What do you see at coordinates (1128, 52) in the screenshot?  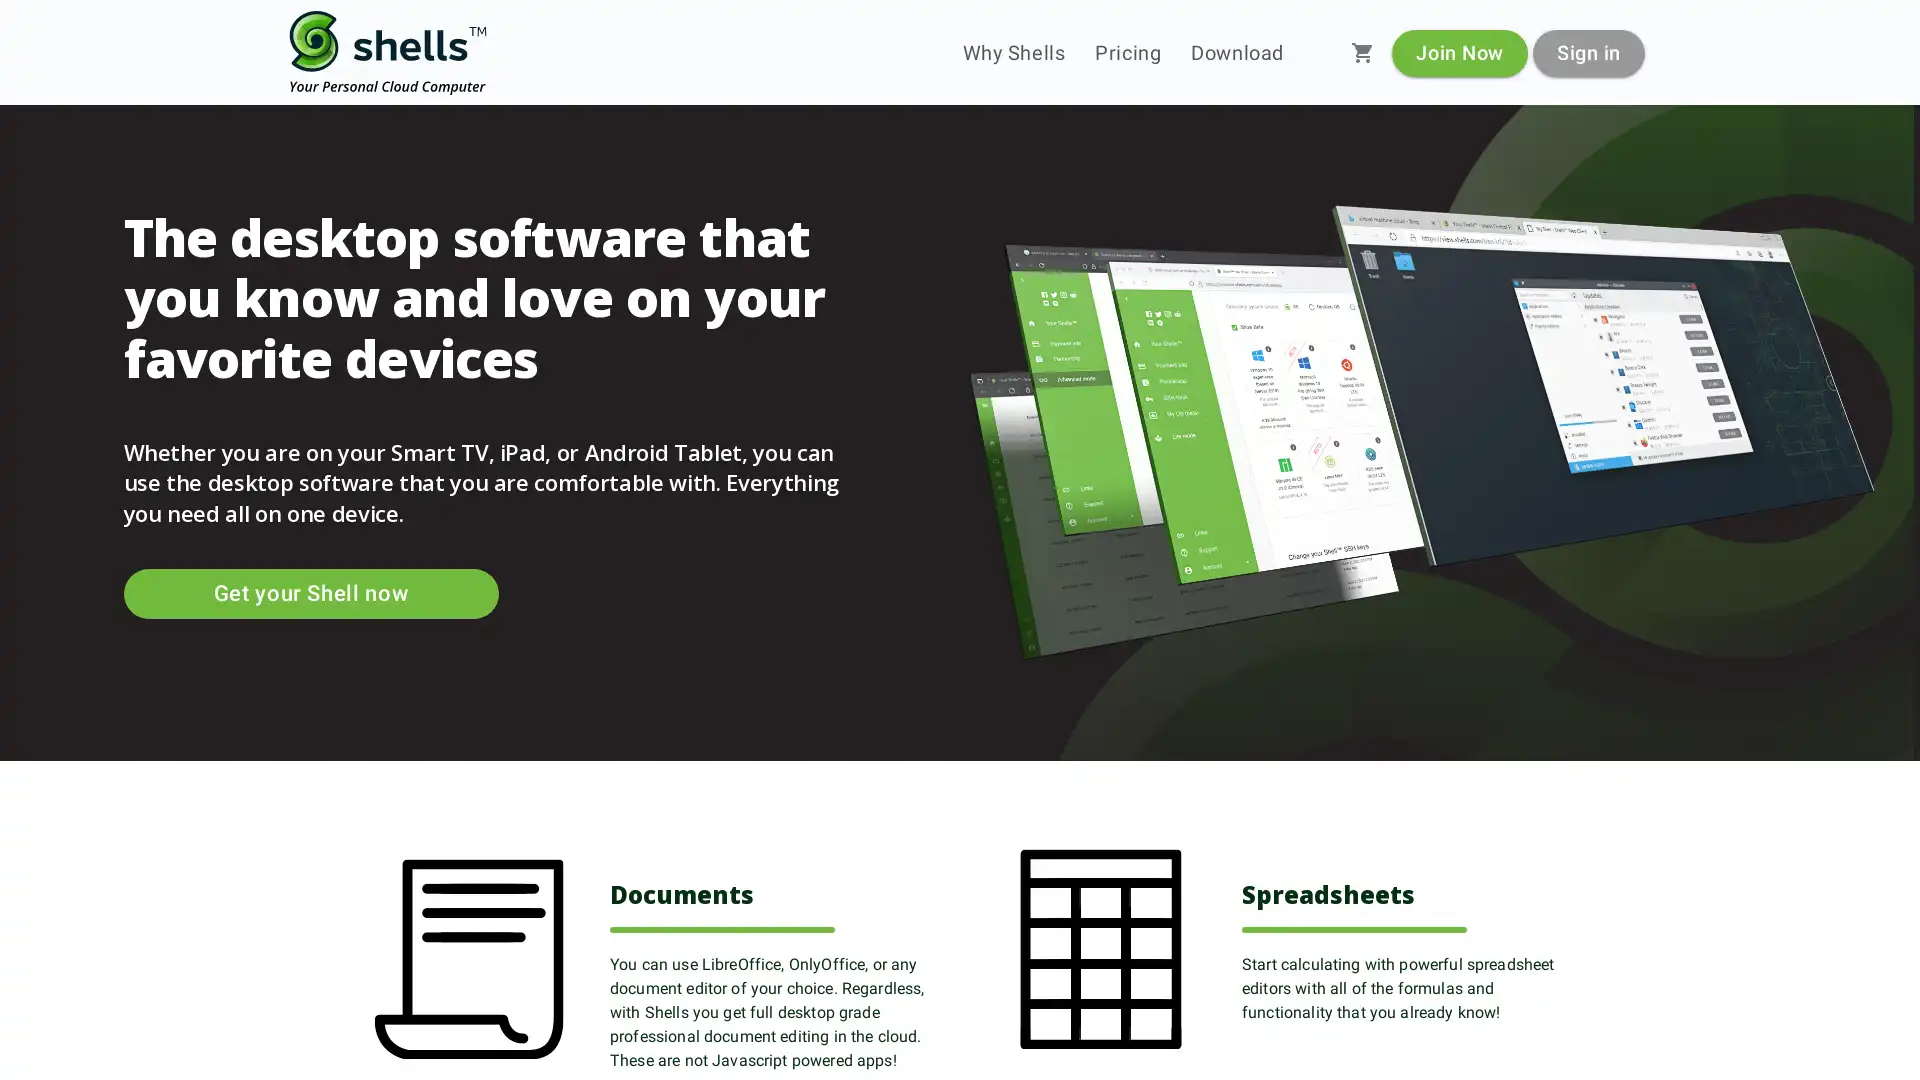 I see `Pricing` at bounding box center [1128, 52].